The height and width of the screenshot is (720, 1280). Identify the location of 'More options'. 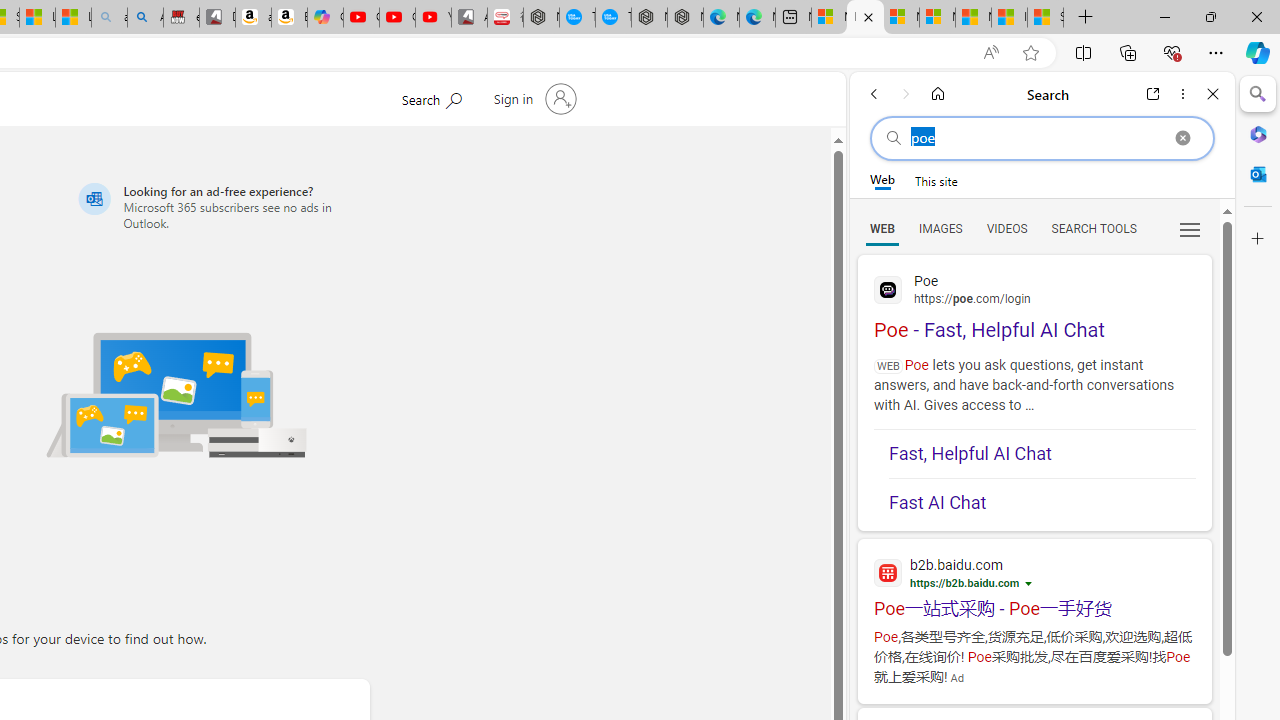
(1182, 93).